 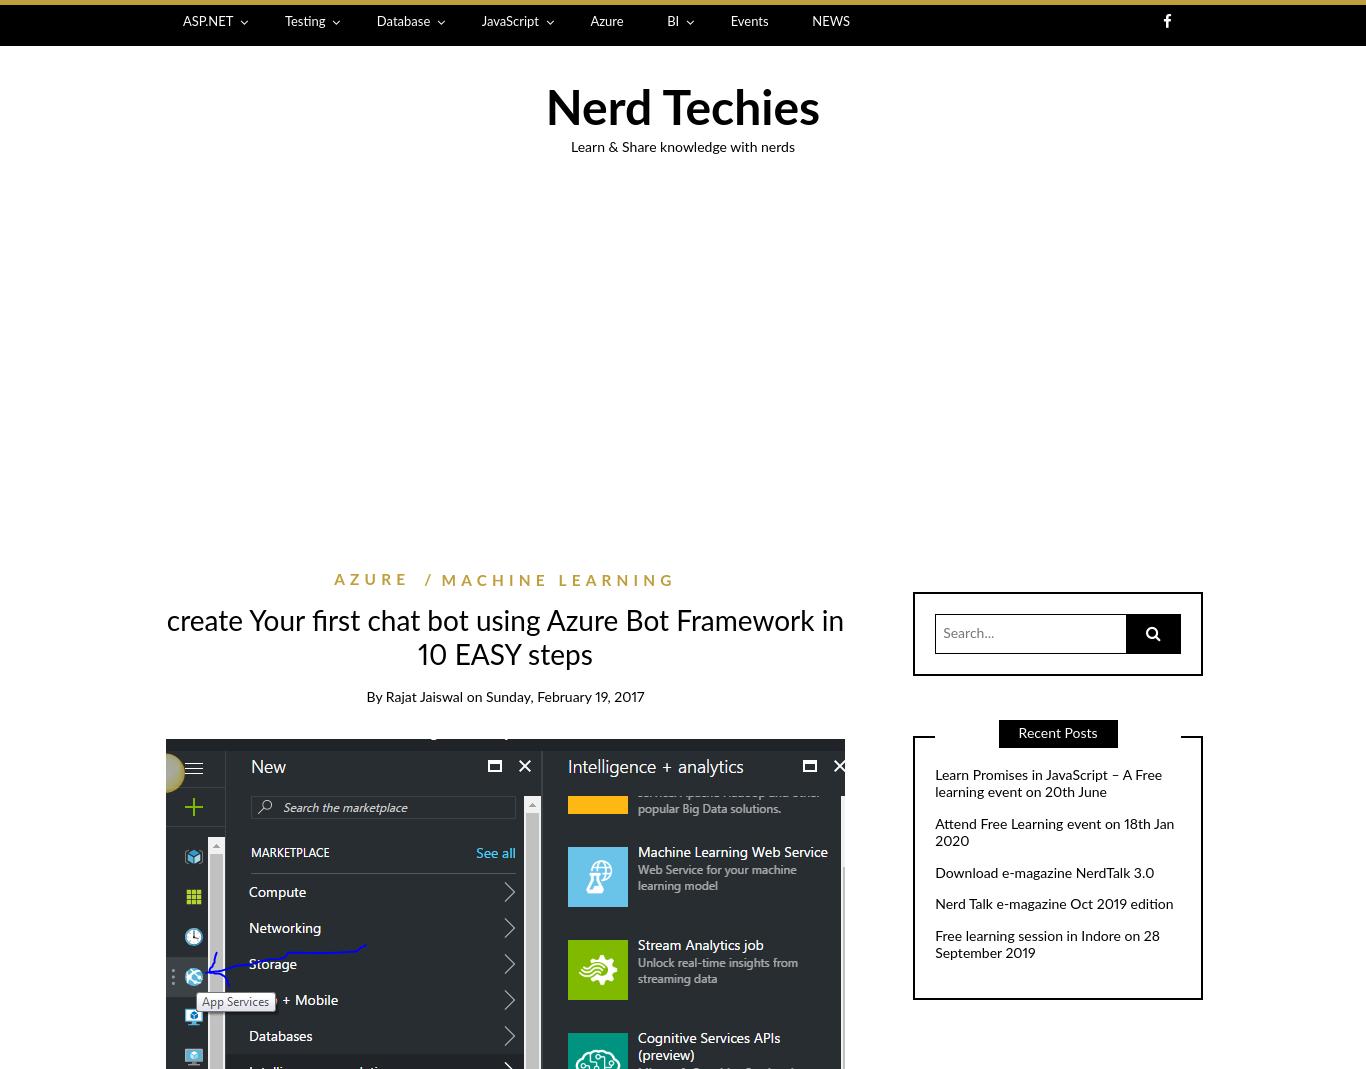 What do you see at coordinates (564, 696) in the screenshot?
I see `'Sunday, February 19, 2017'` at bounding box center [564, 696].